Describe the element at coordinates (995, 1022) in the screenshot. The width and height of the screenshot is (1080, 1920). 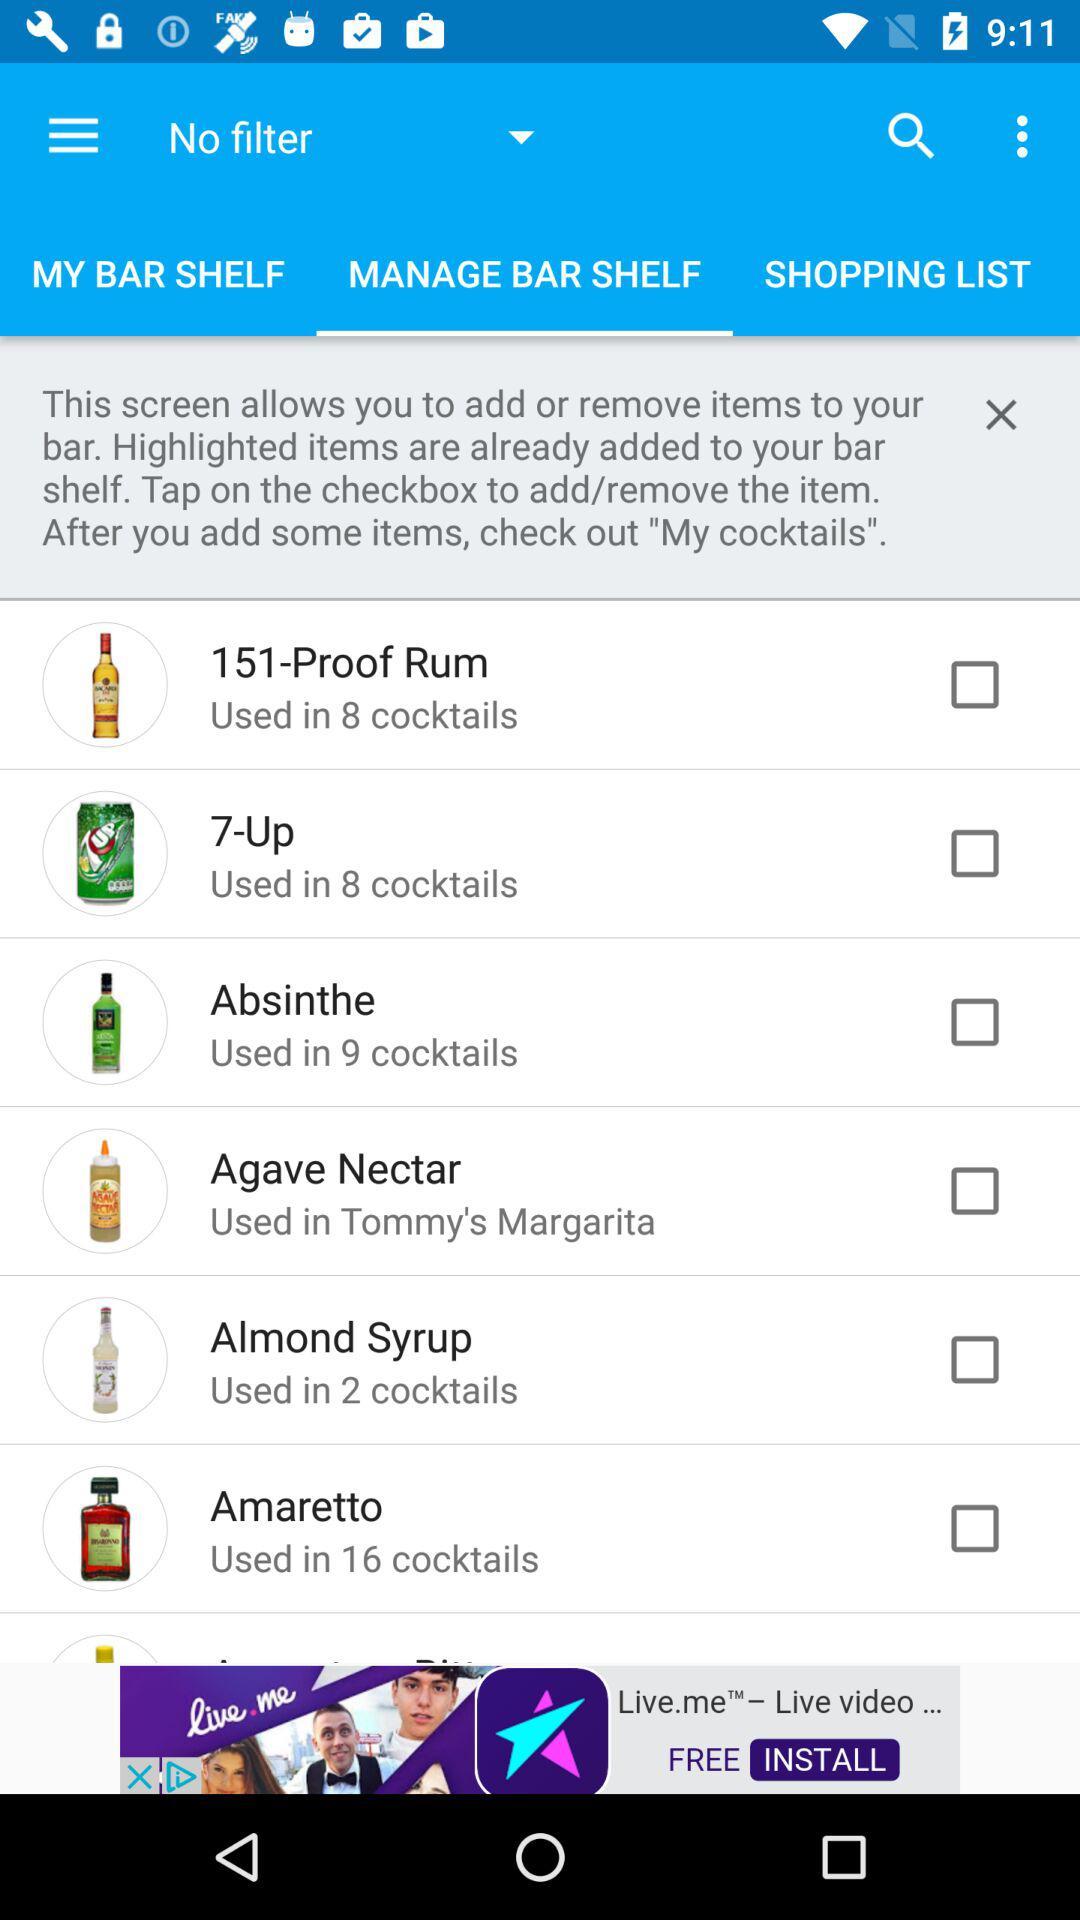
I see `click box` at that location.